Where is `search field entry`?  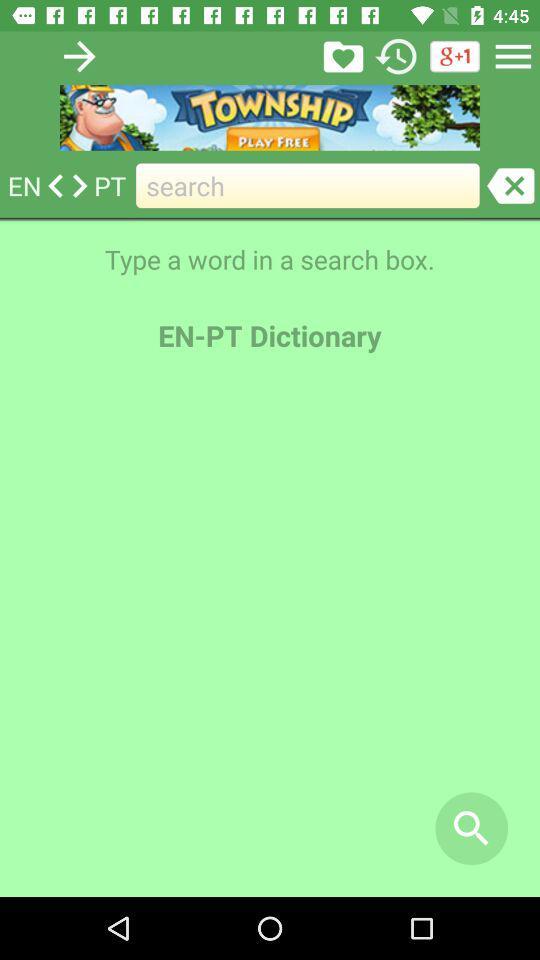
search field entry is located at coordinates (510, 185).